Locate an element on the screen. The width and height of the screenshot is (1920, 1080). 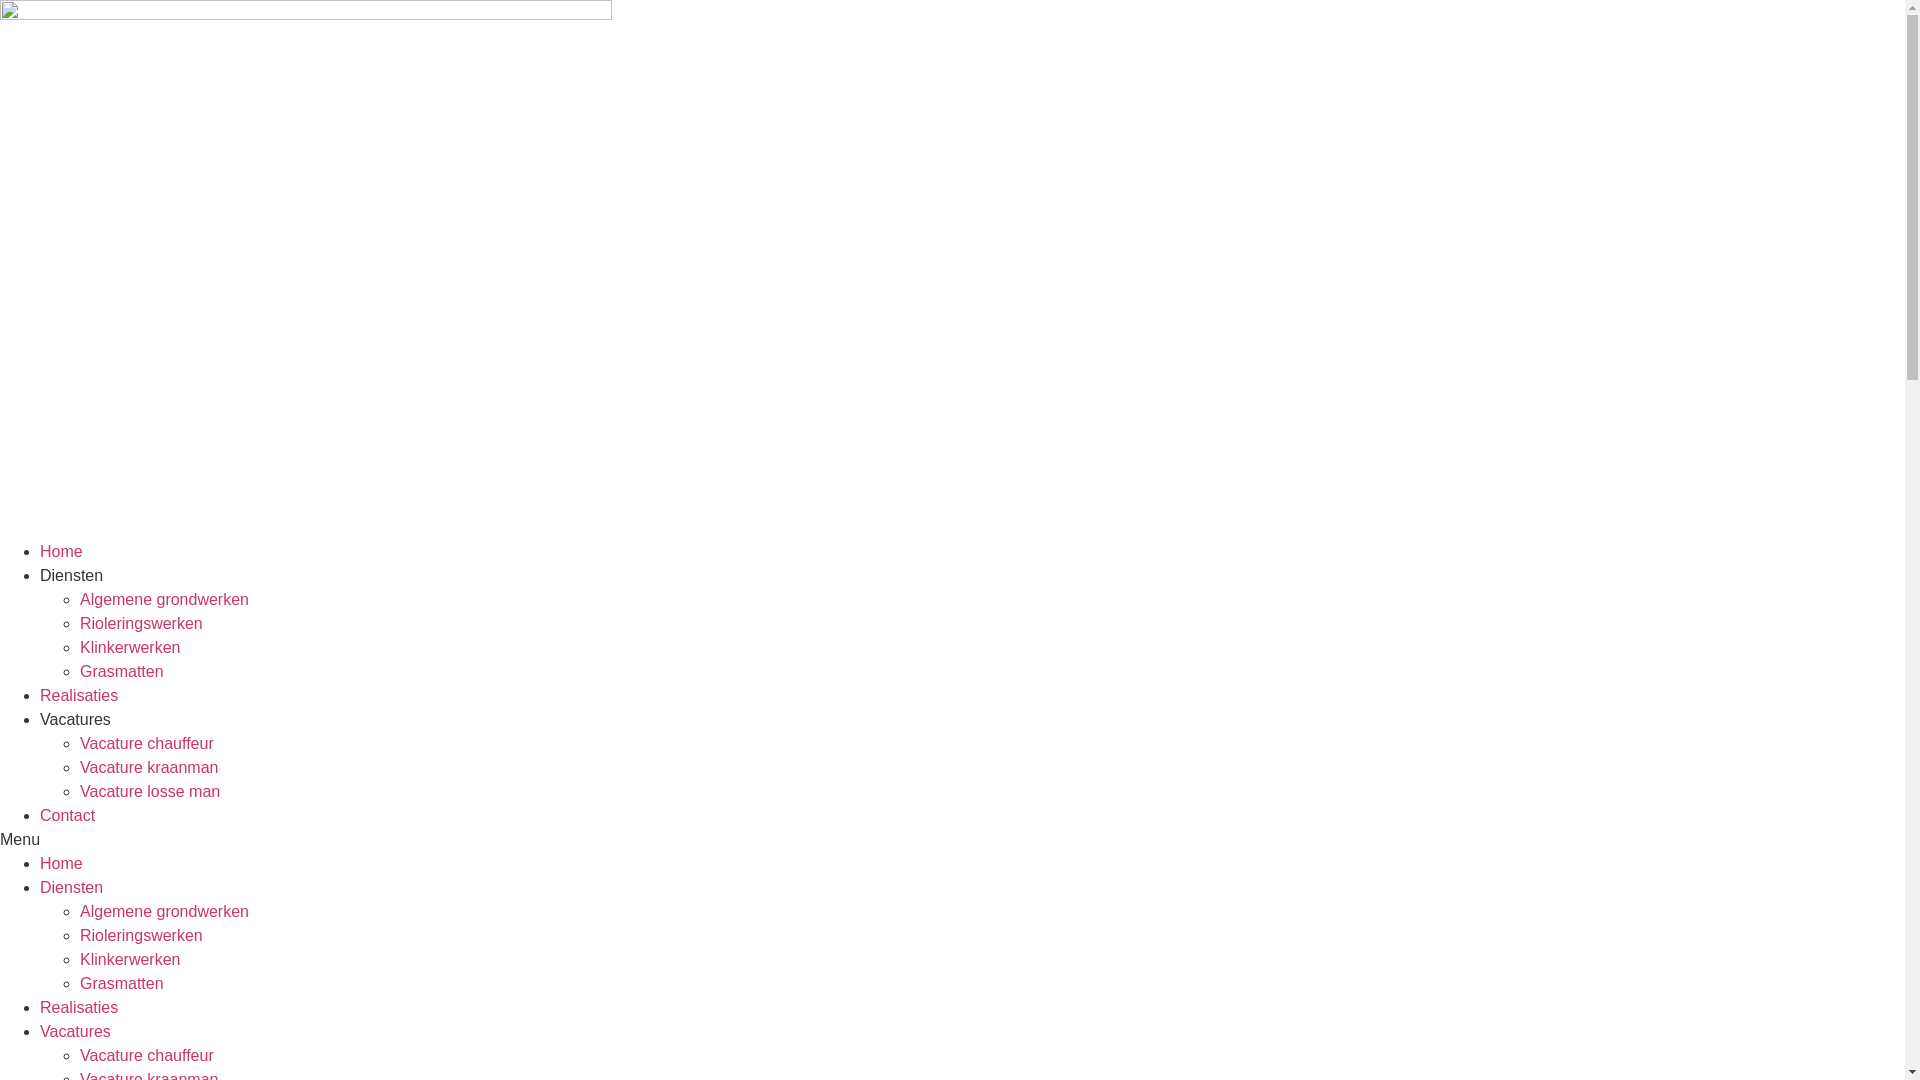
'Grasmatten' is located at coordinates (120, 671).